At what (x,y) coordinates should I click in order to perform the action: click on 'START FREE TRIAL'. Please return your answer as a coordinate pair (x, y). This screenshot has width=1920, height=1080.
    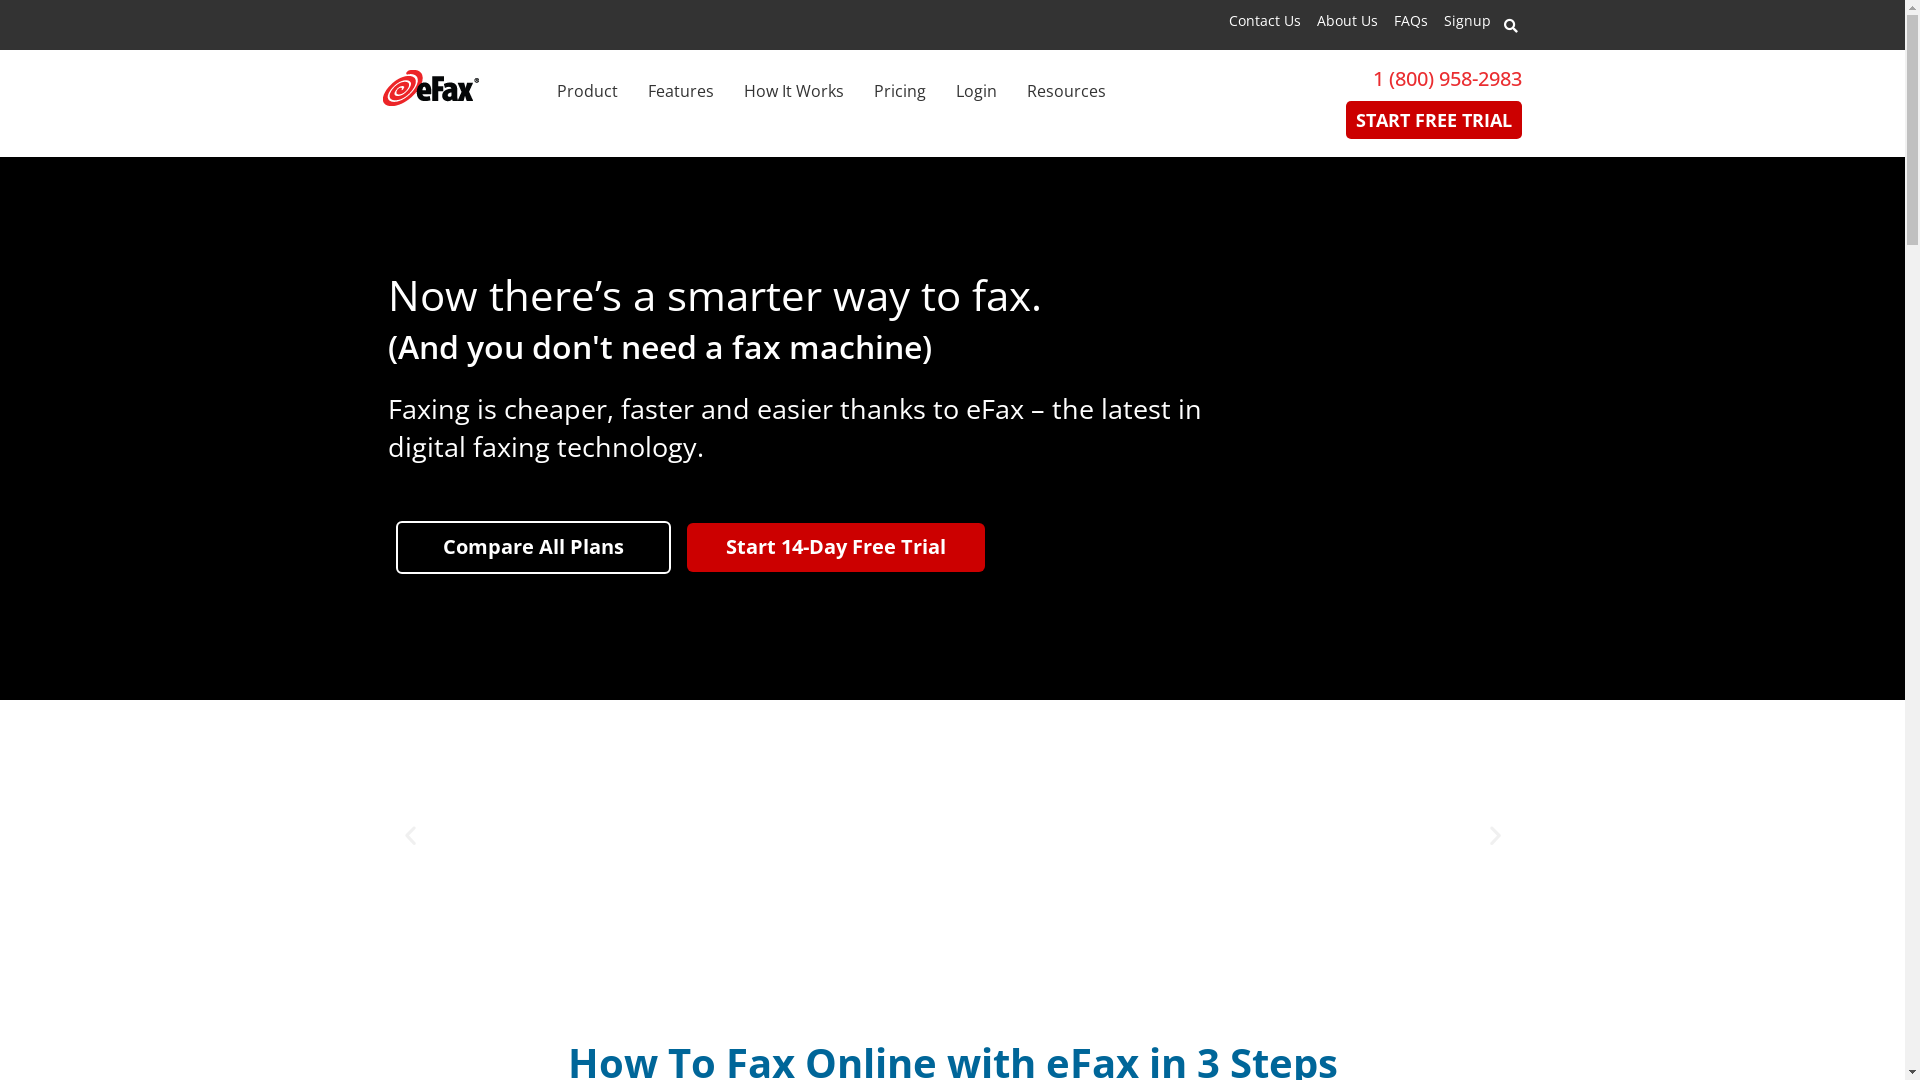
    Looking at the image, I should click on (1433, 119).